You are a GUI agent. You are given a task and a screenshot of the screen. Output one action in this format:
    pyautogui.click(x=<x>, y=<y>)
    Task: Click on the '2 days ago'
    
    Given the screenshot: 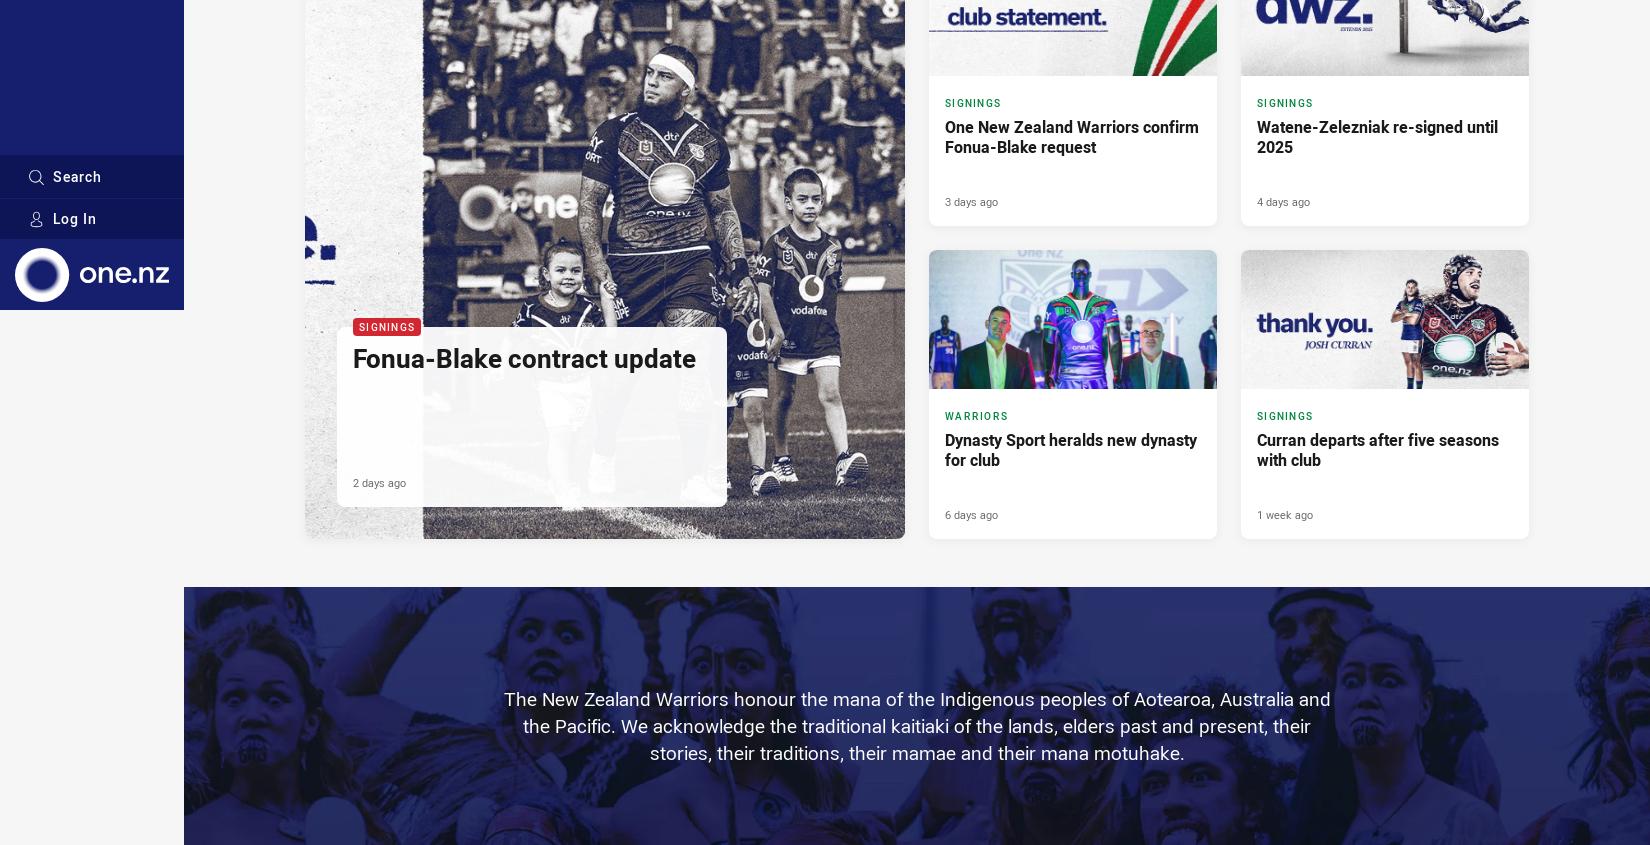 What is the action you would take?
    pyautogui.click(x=379, y=481)
    